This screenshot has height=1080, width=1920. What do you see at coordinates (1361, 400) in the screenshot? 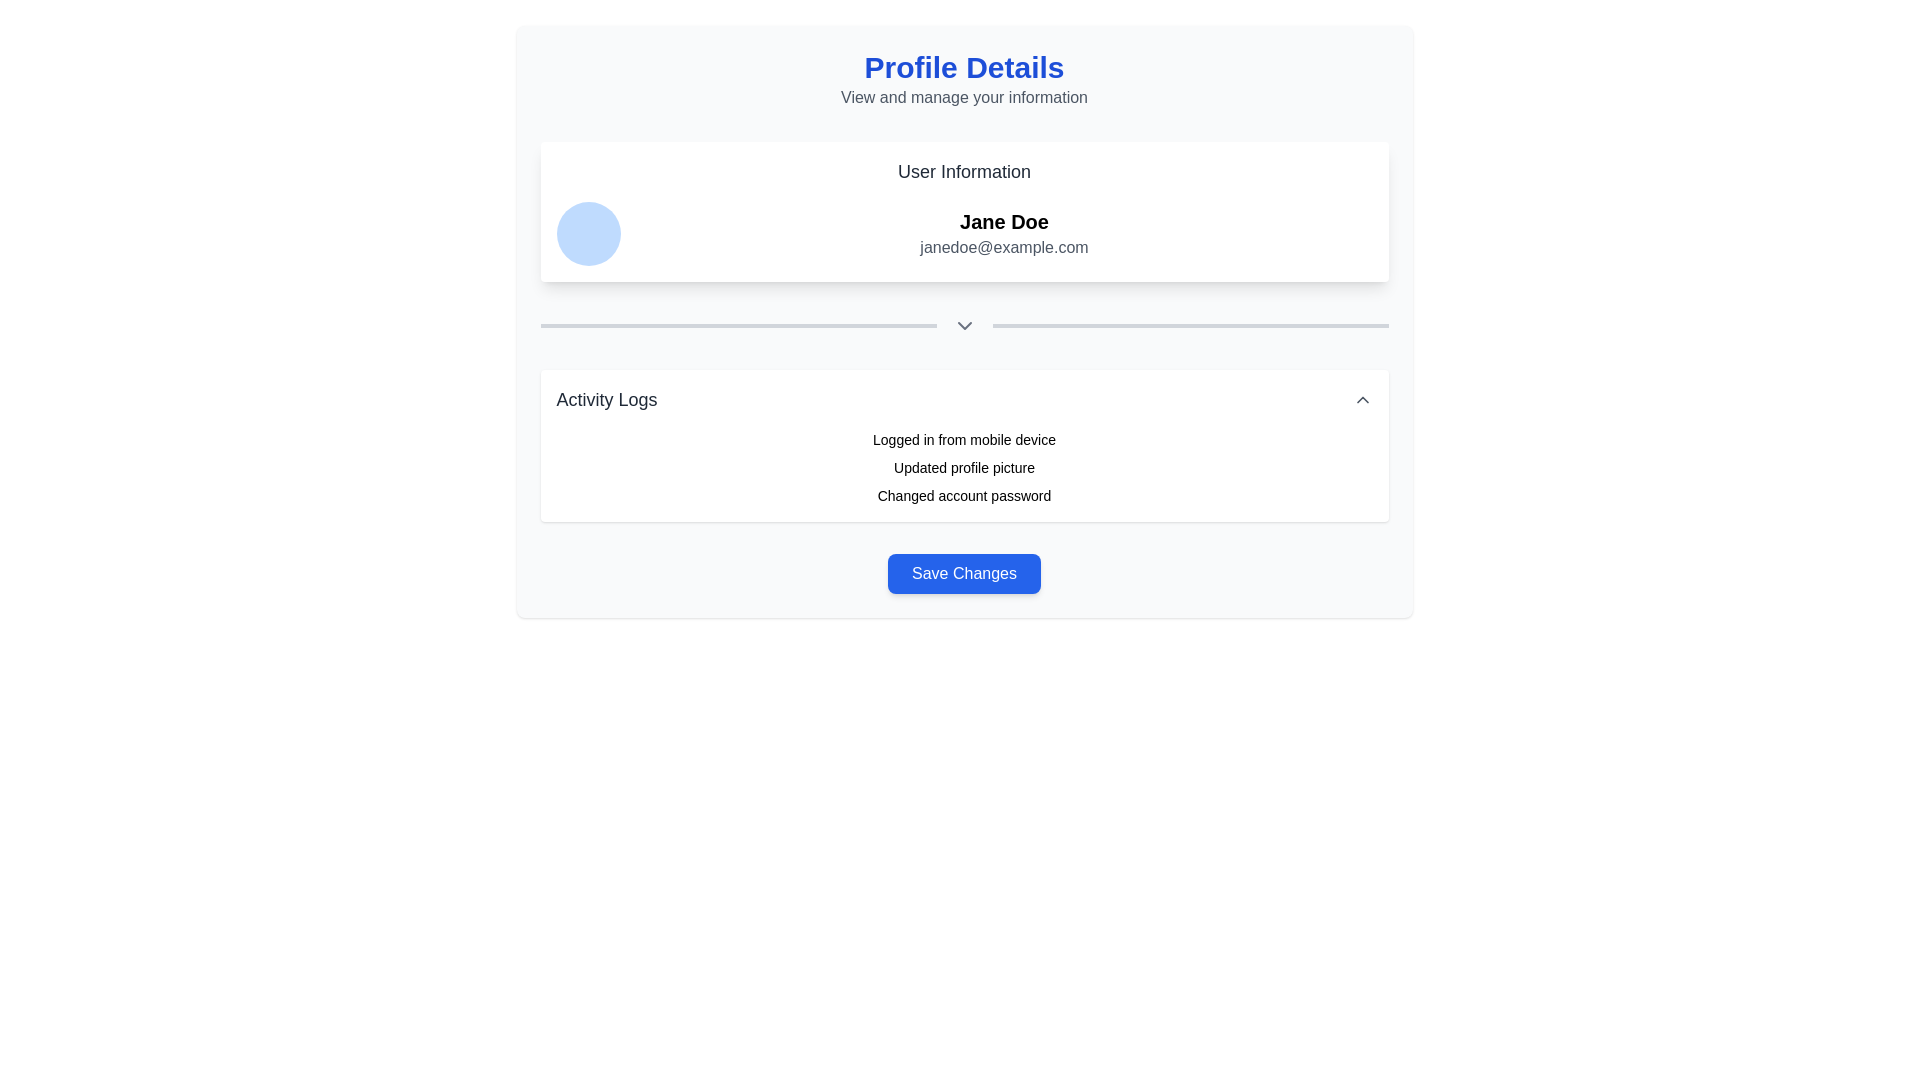
I see `the upward-pointing chevron icon on the far-right side of the 'Activity Logs' header` at bounding box center [1361, 400].